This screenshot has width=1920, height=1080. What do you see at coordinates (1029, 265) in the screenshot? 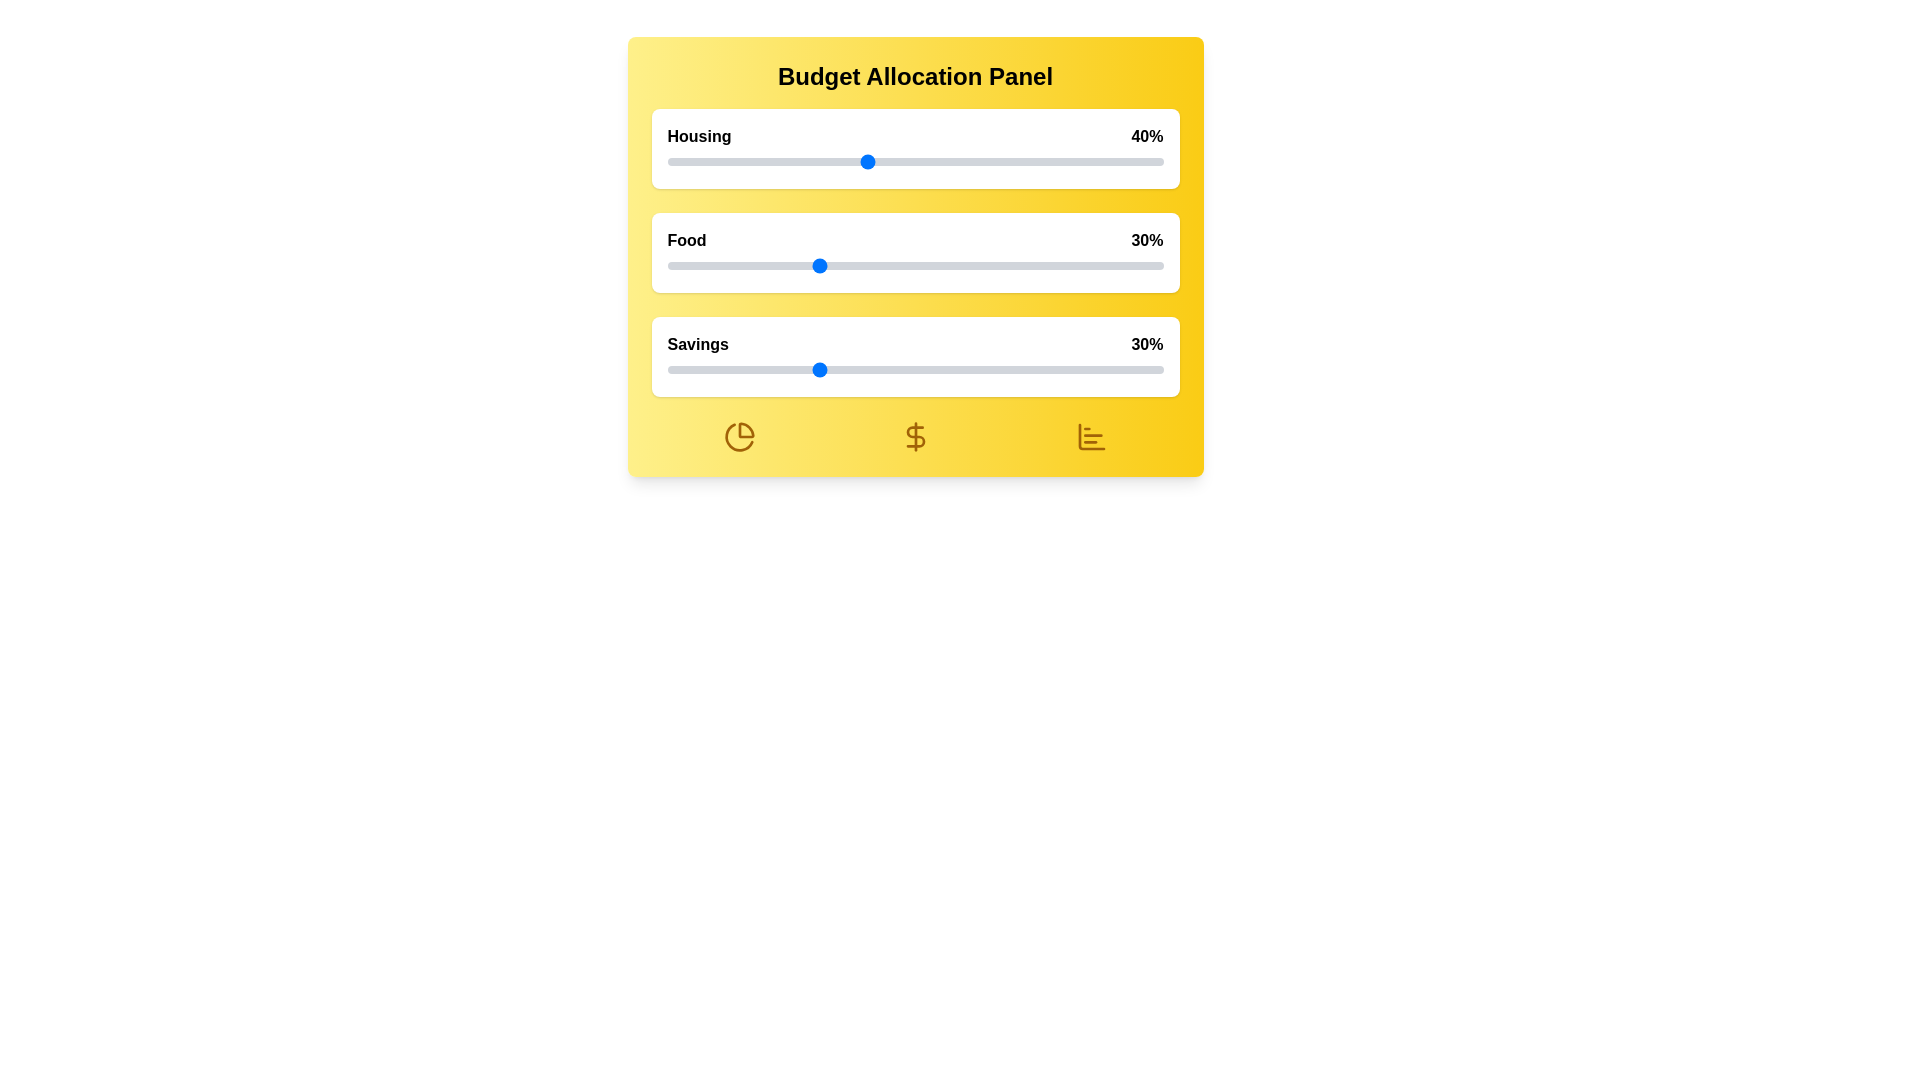
I see `the slider` at bounding box center [1029, 265].